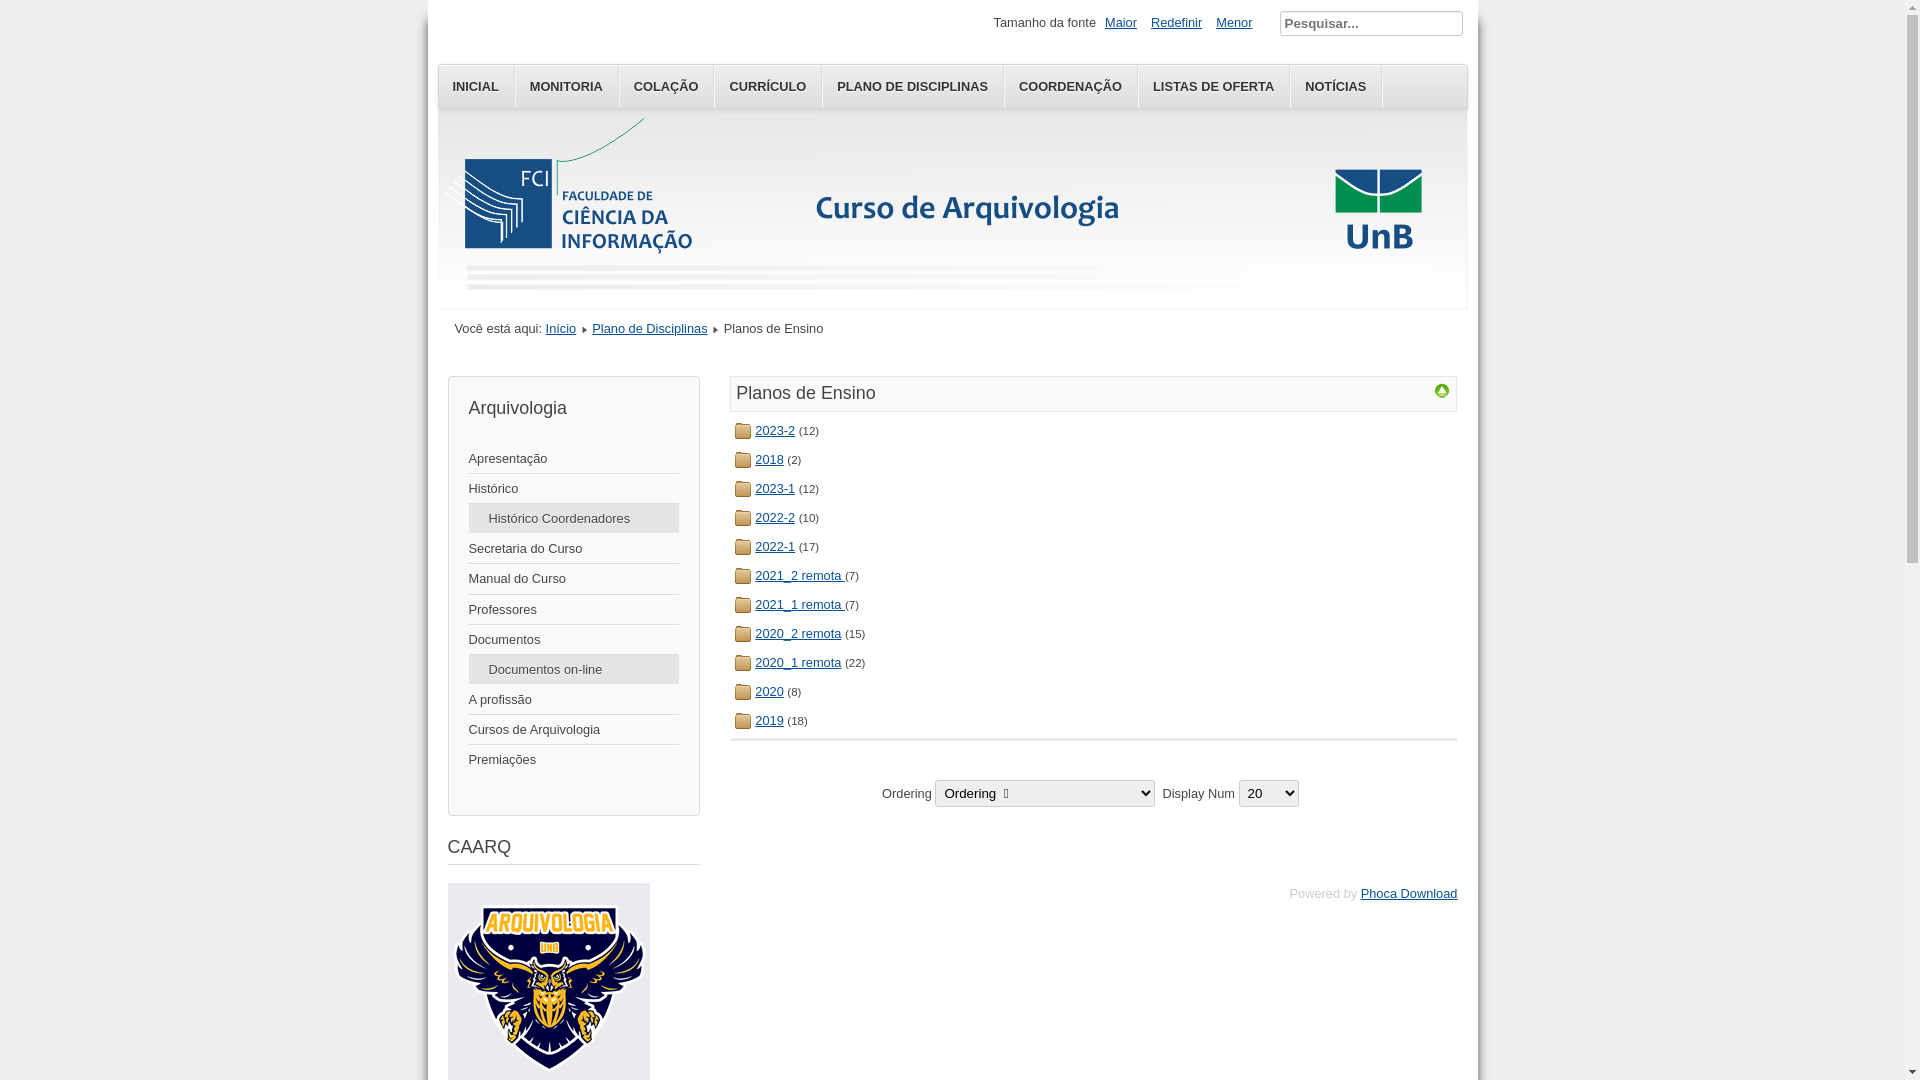 The height and width of the screenshot is (1080, 1920). What do you see at coordinates (1232, 22) in the screenshot?
I see `'Menor'` at bounding box center [1232, 22].